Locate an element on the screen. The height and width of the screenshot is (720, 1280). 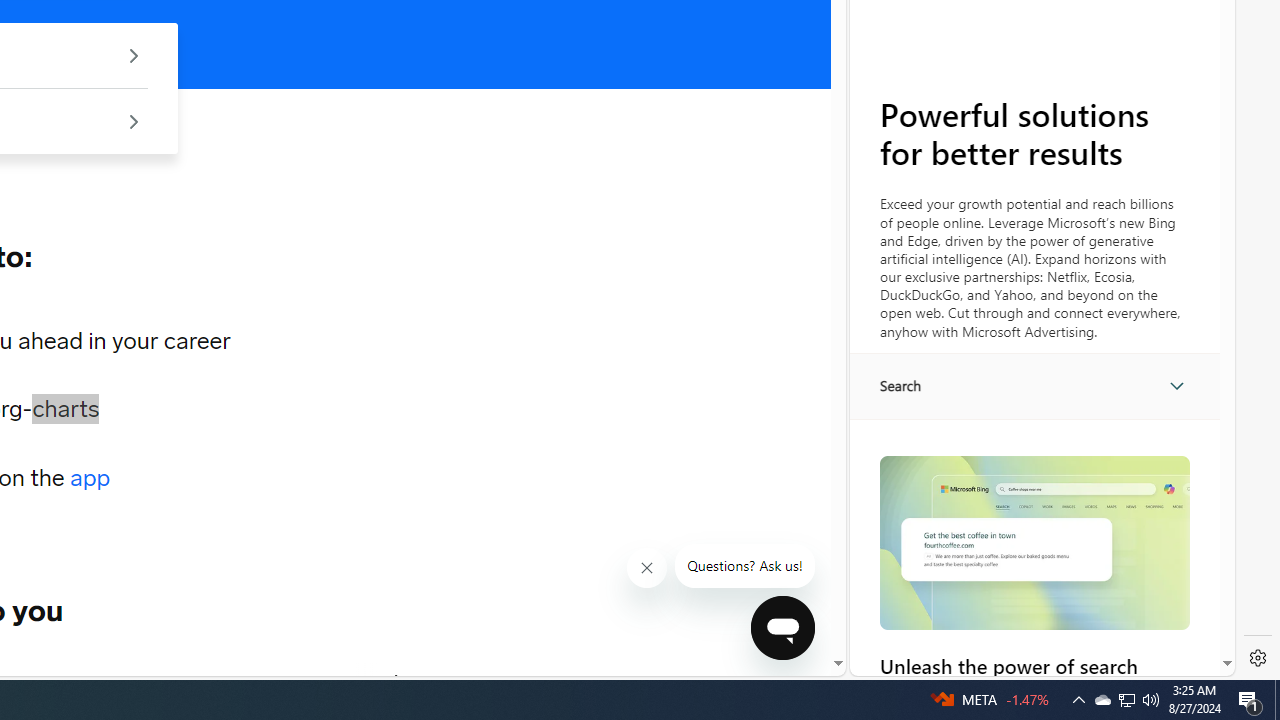
'Questions? Ask us!' is located at coordinates (744, 566).